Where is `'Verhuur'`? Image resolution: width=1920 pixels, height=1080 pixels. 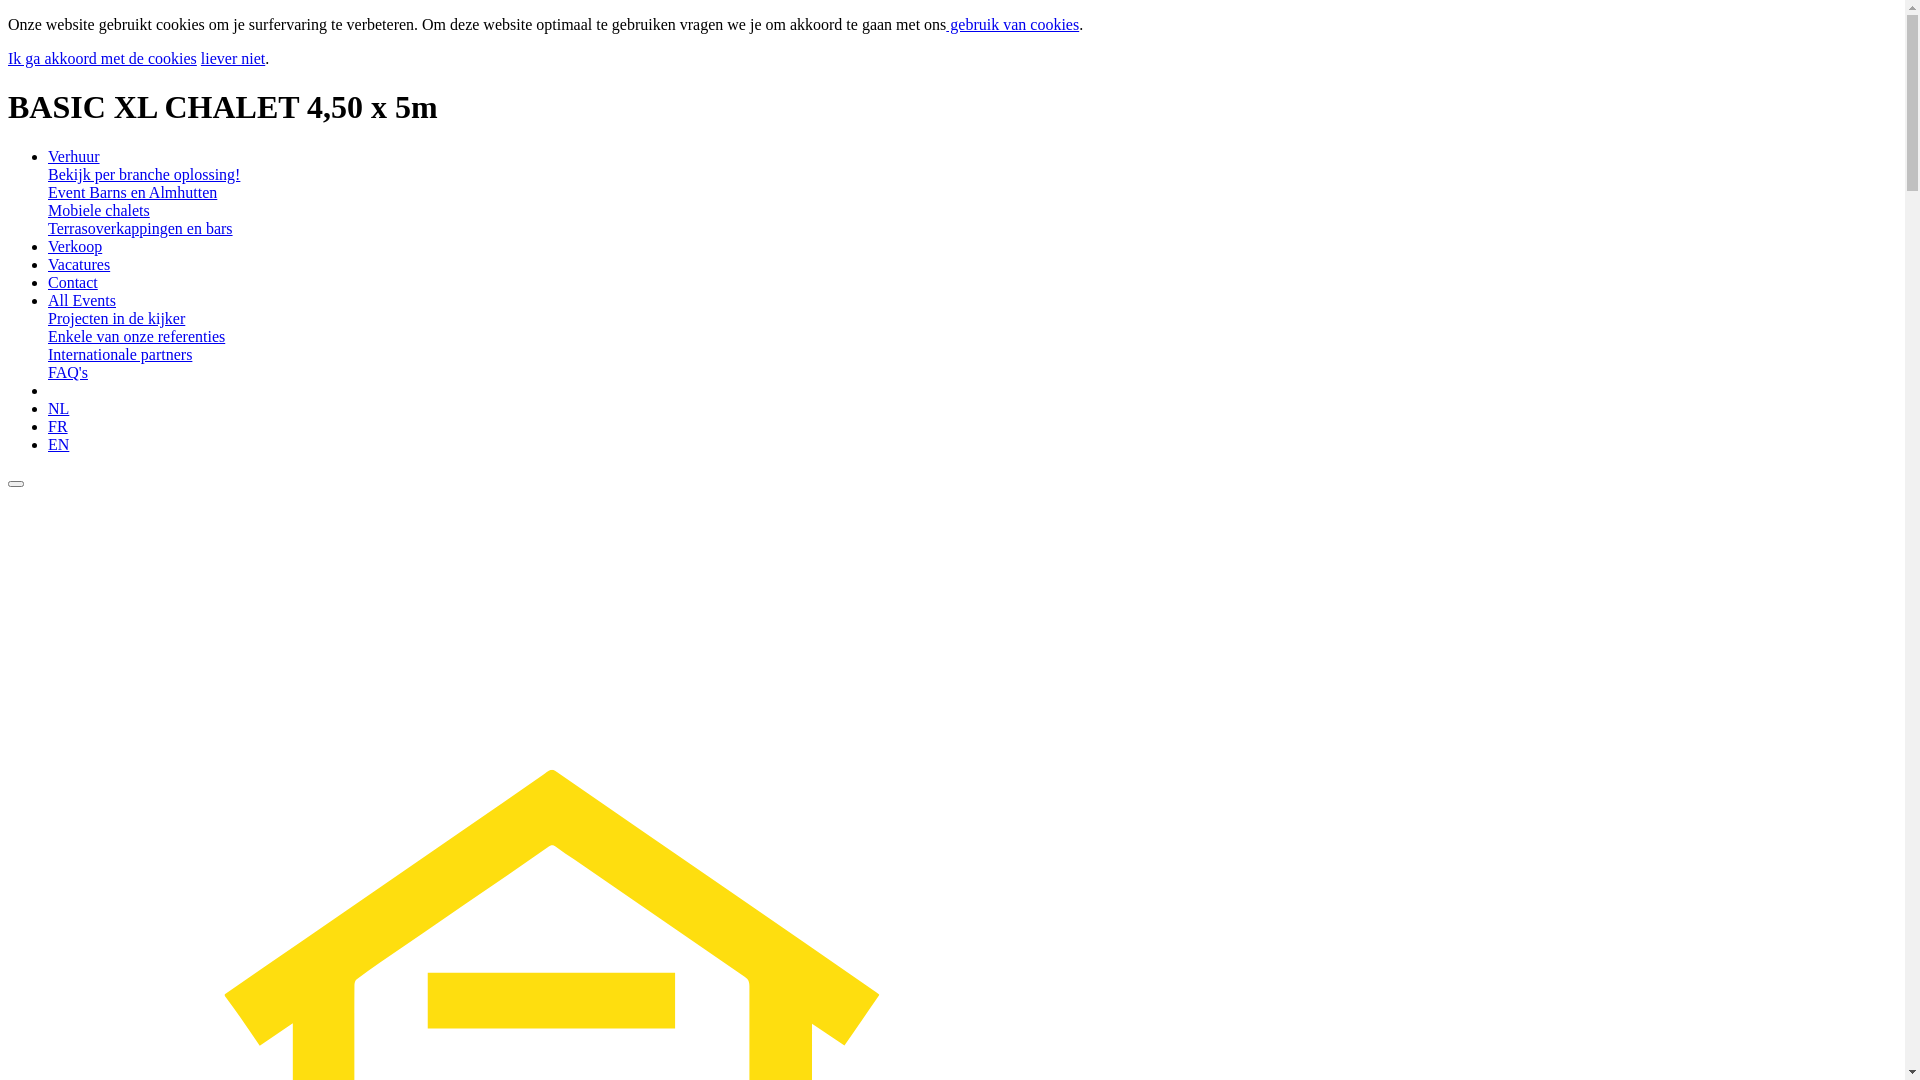
'Verhuur' is located at coordinates (73, 155).